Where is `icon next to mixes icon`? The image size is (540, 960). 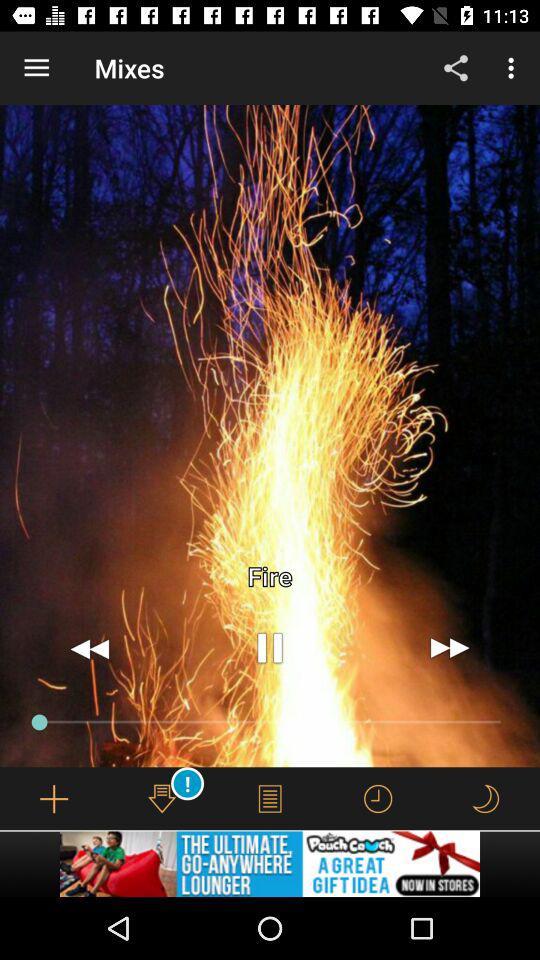 icon next to mixes icon is located at coordinates (455, 68).